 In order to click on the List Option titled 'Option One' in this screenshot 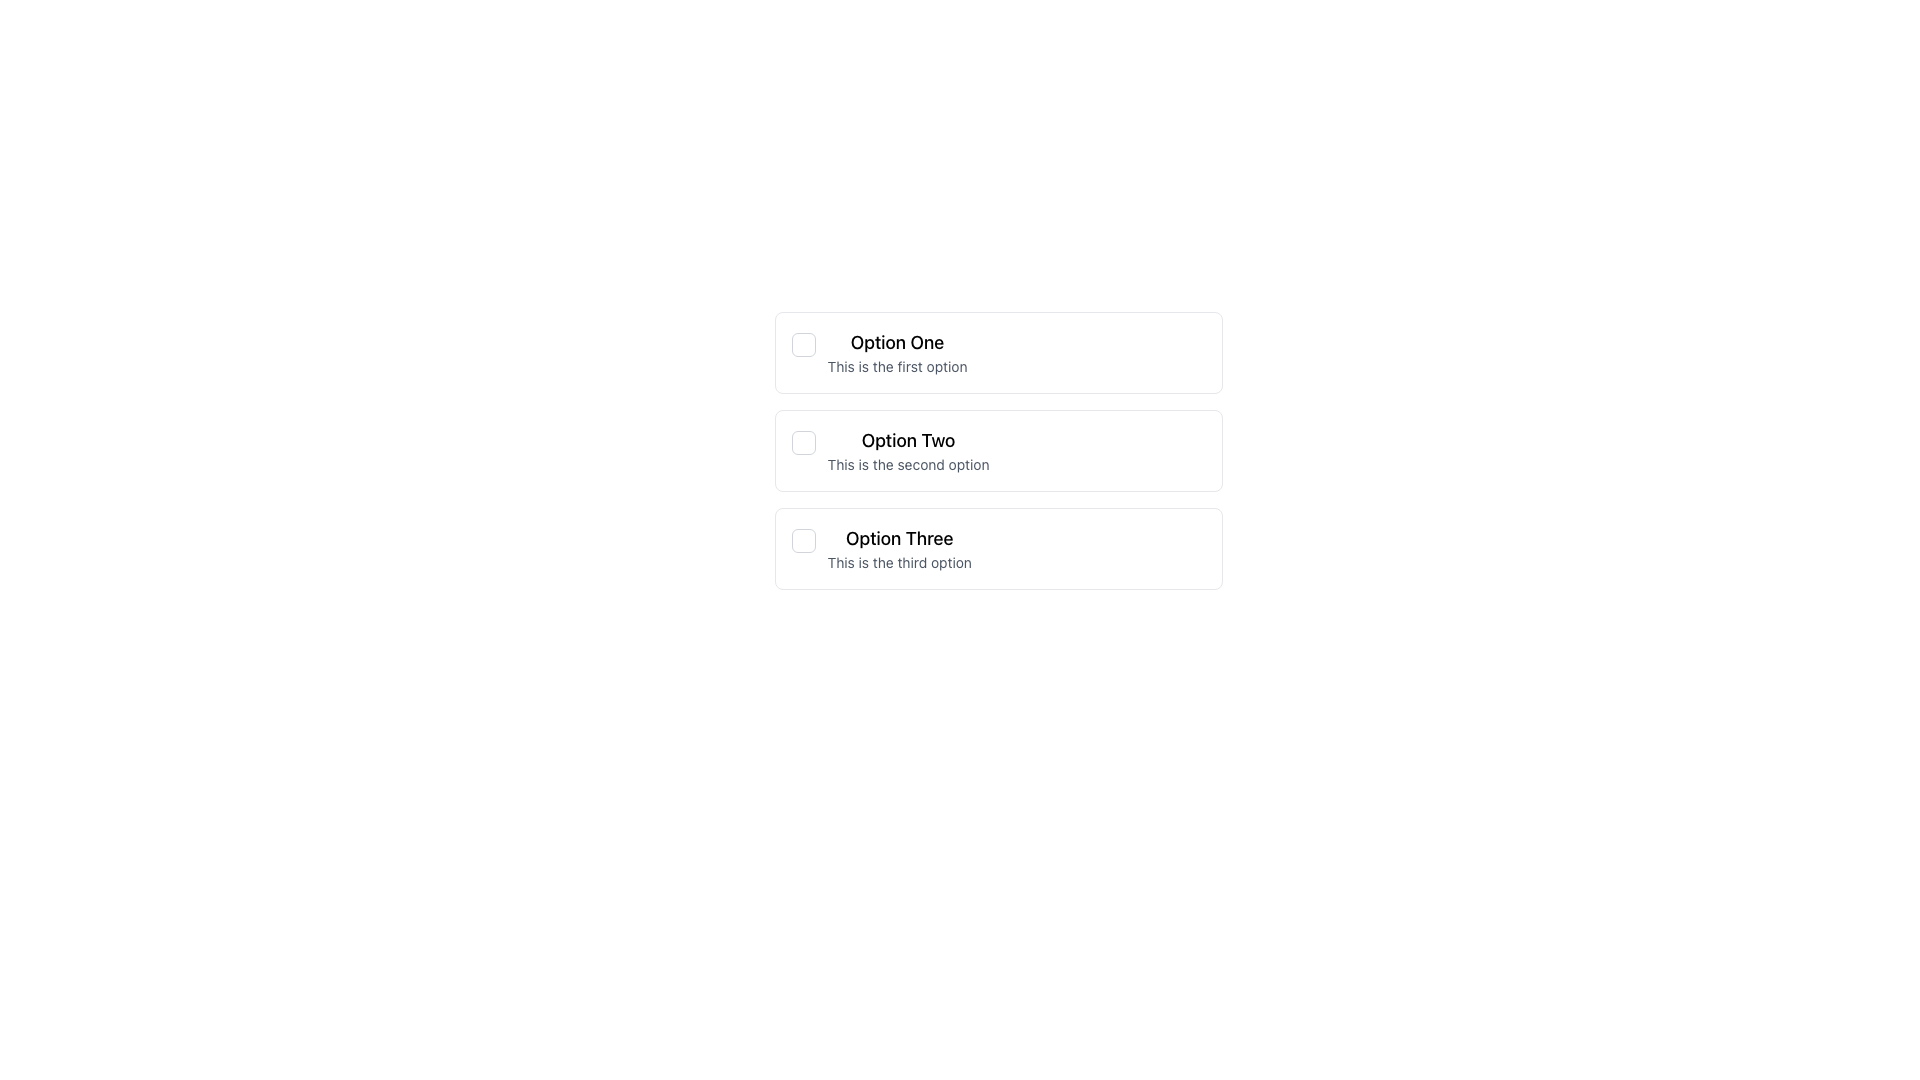, I will do `click(896, 352)`.